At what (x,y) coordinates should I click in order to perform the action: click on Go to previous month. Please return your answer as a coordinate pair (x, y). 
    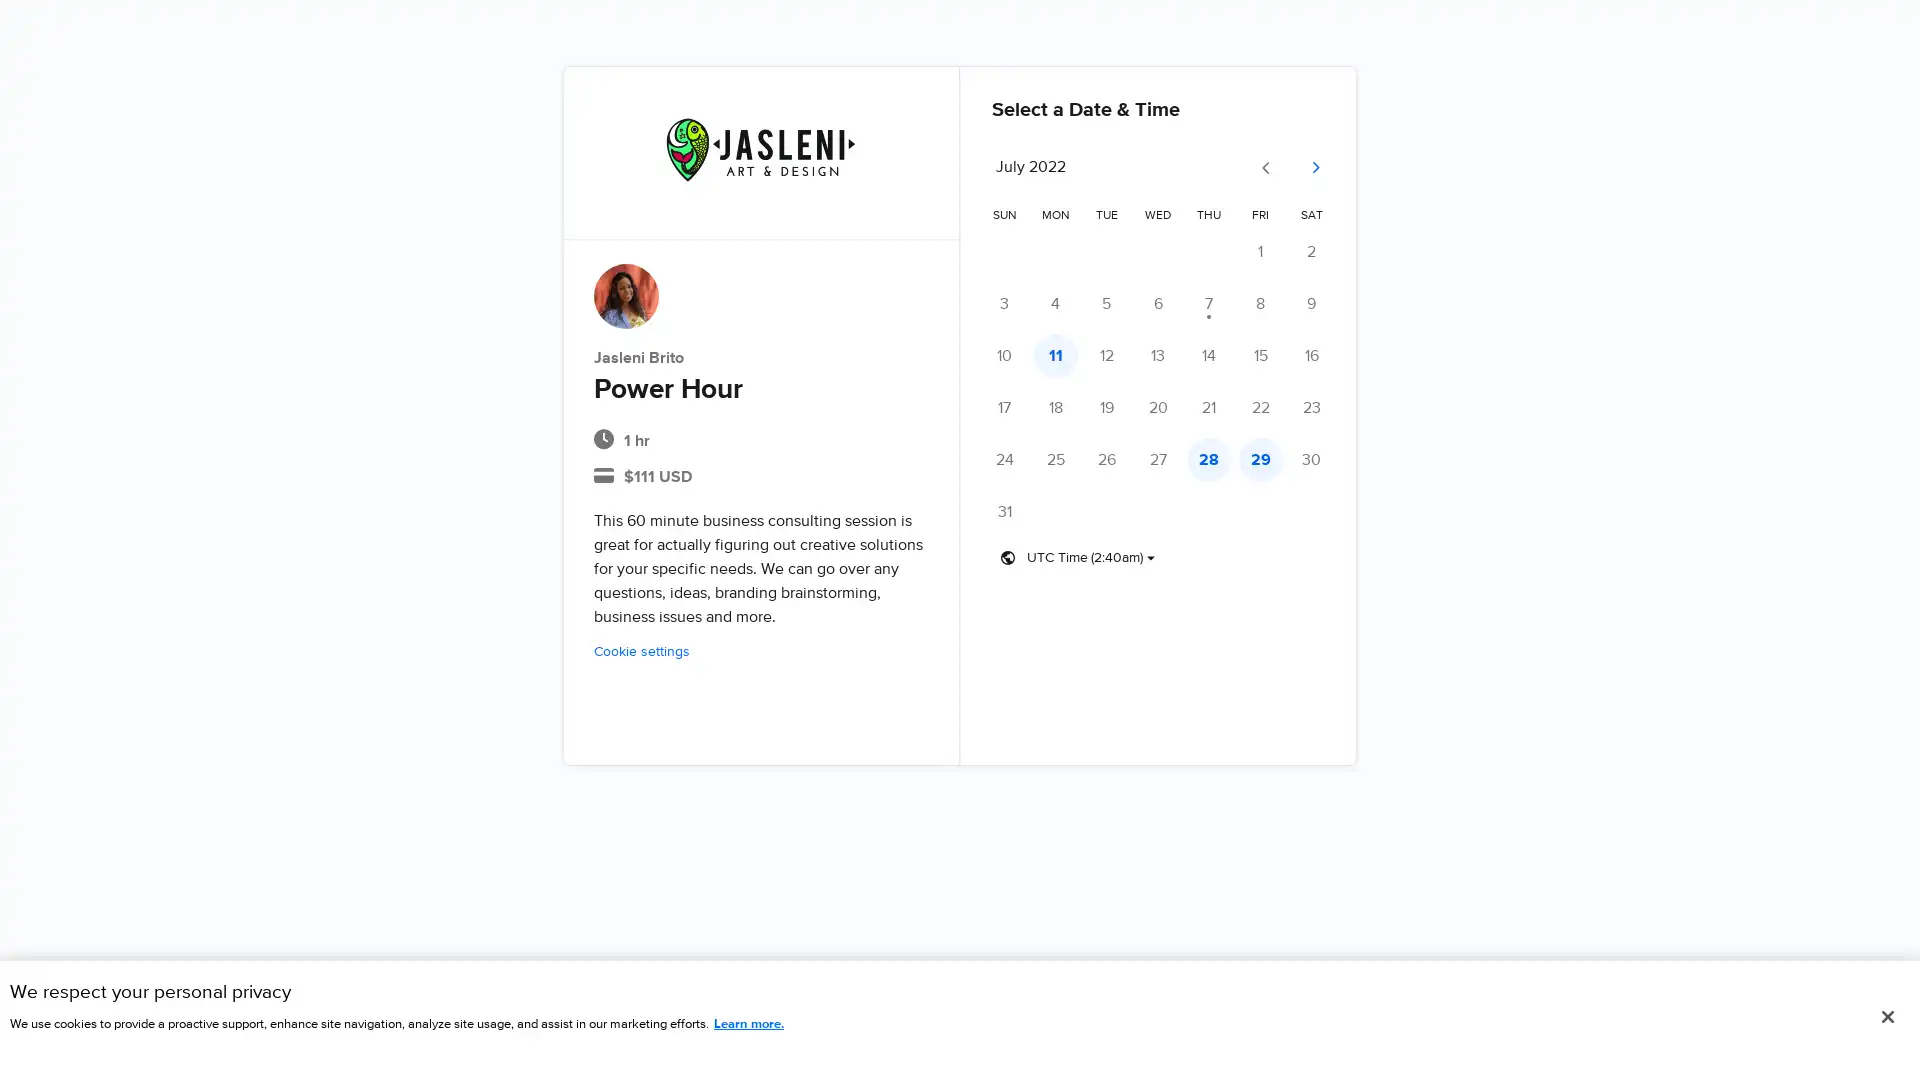
    Looking at the image, I should click on (1267, 167).